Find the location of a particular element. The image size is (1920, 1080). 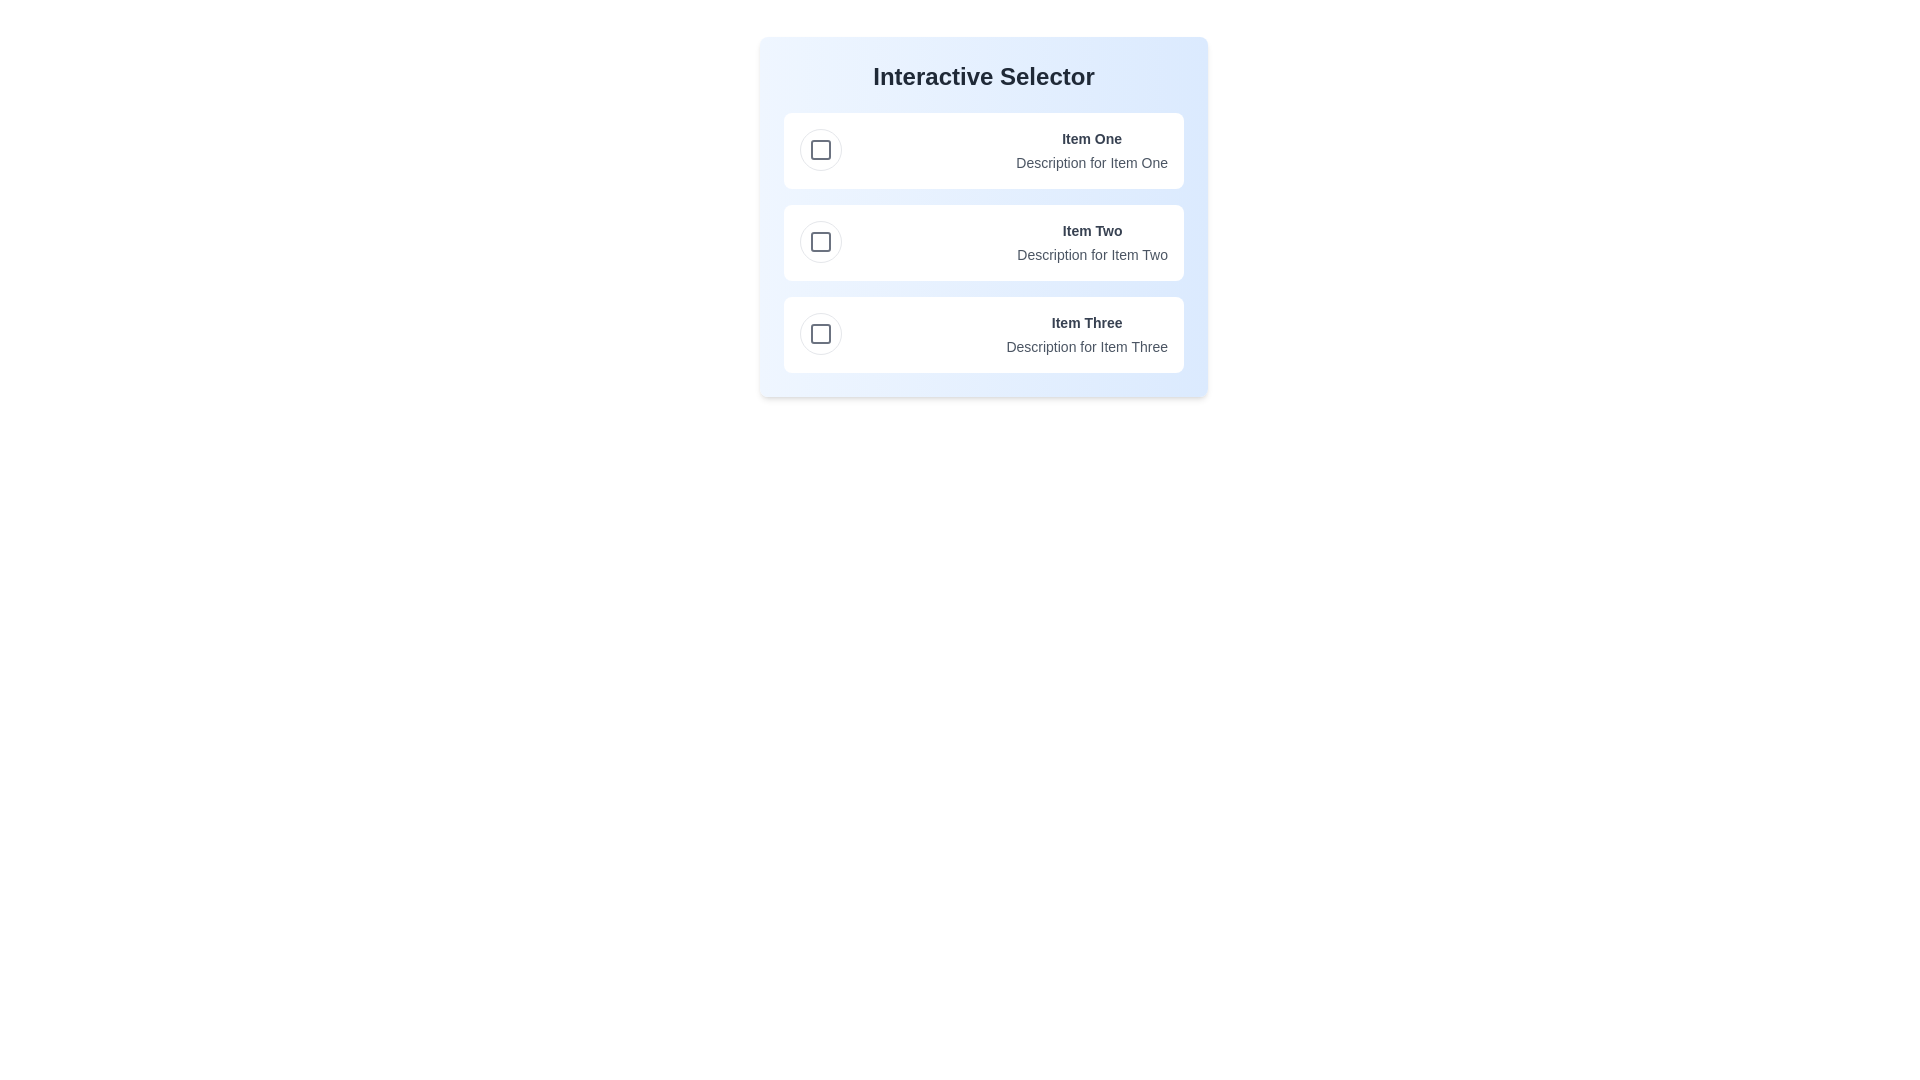

the checkbox of the second list item, which is positioned directly below 'Item One' and above 'Item Three' is located at coordinates (983, 242).